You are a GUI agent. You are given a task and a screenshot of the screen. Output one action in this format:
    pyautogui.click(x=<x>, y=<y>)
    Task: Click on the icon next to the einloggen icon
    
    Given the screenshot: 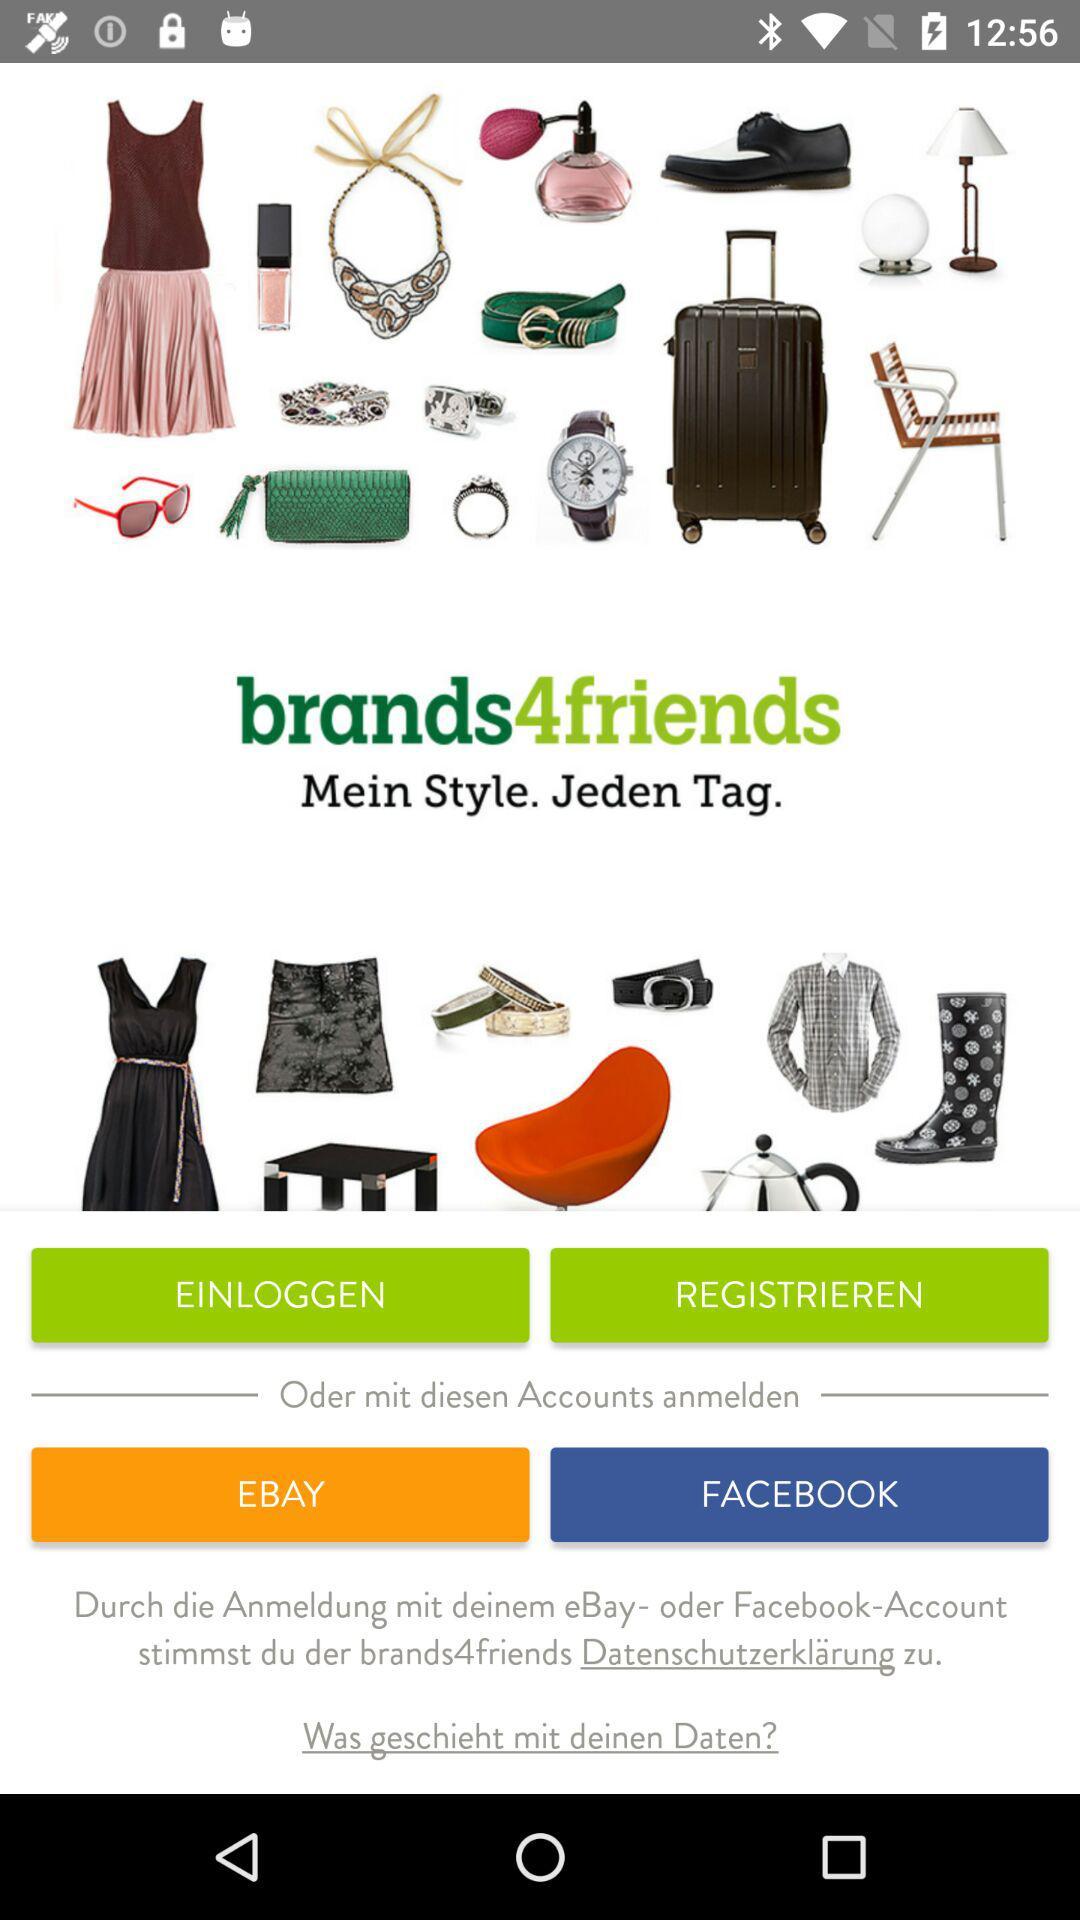 What is the action you would take?
    pyautogui.click(x=798, y=1295)
    